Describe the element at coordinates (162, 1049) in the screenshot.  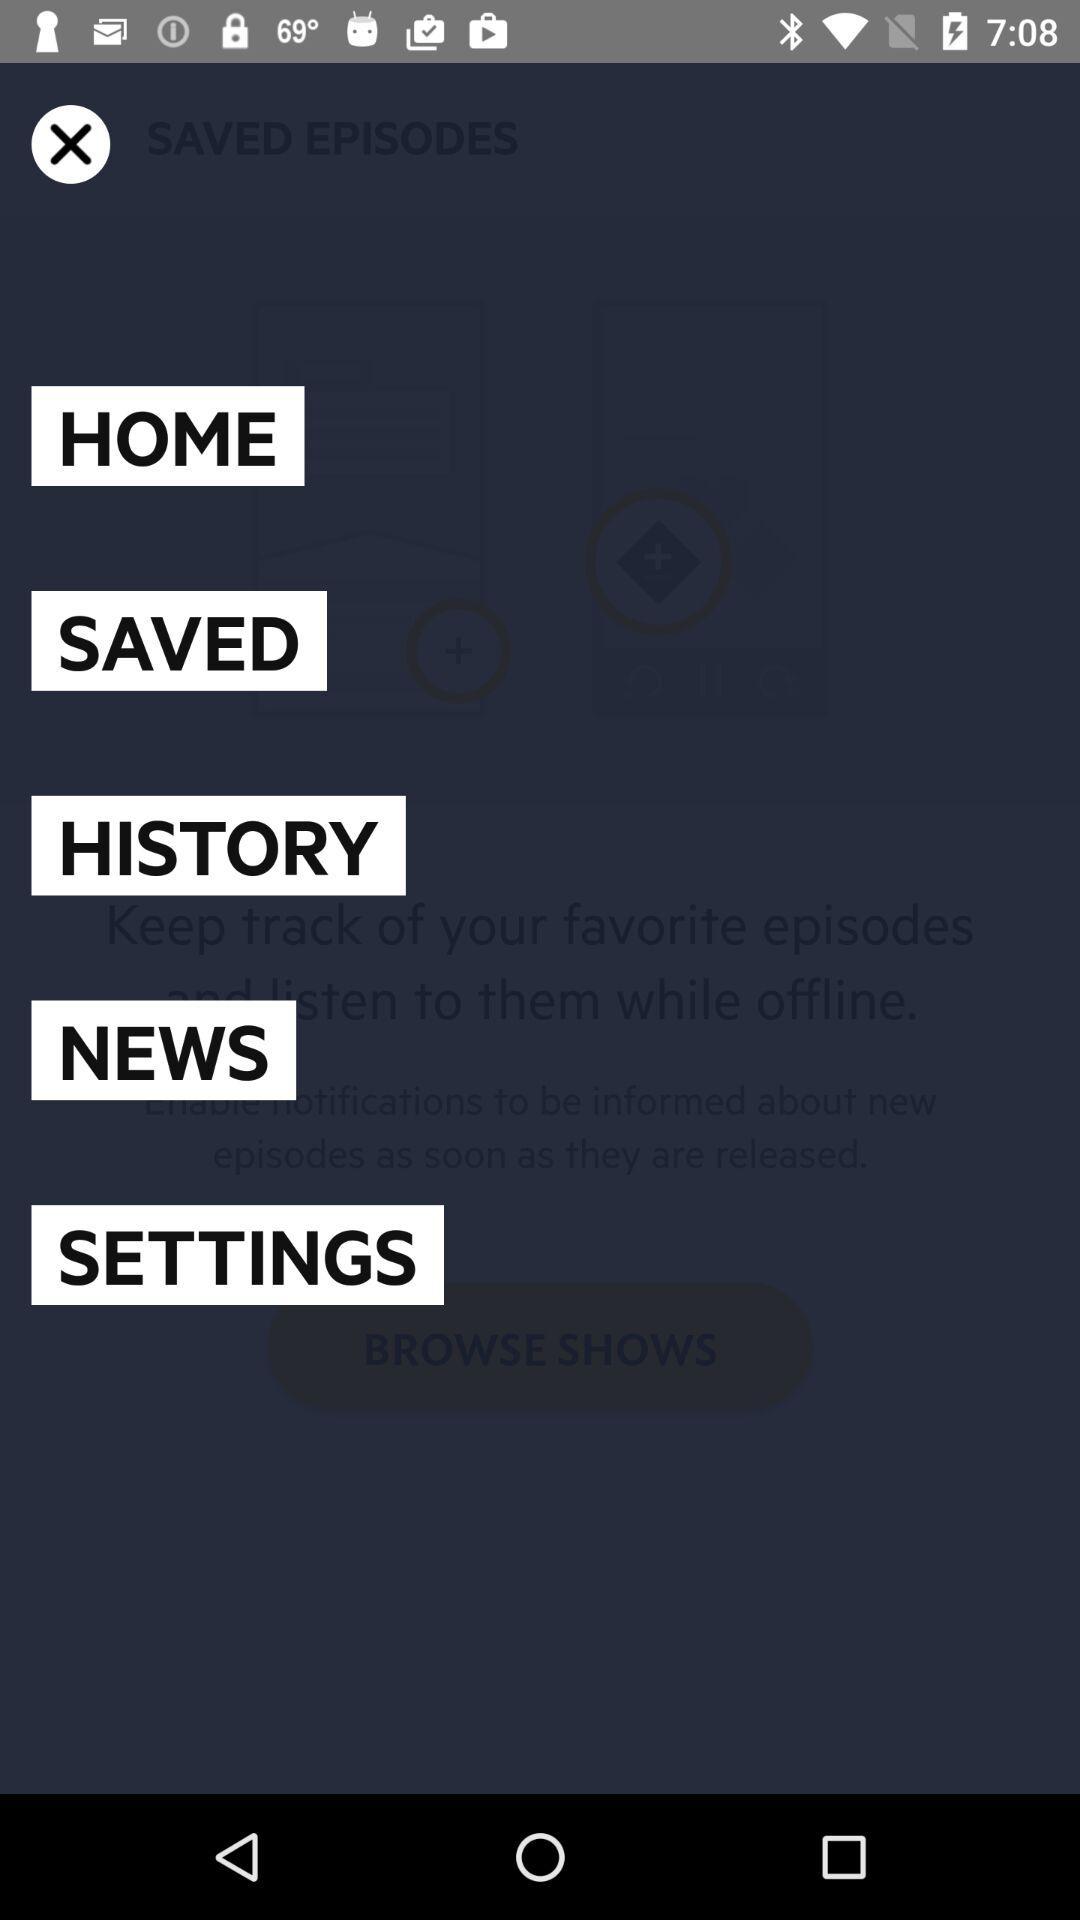
I see `item below the history icon` at that location.